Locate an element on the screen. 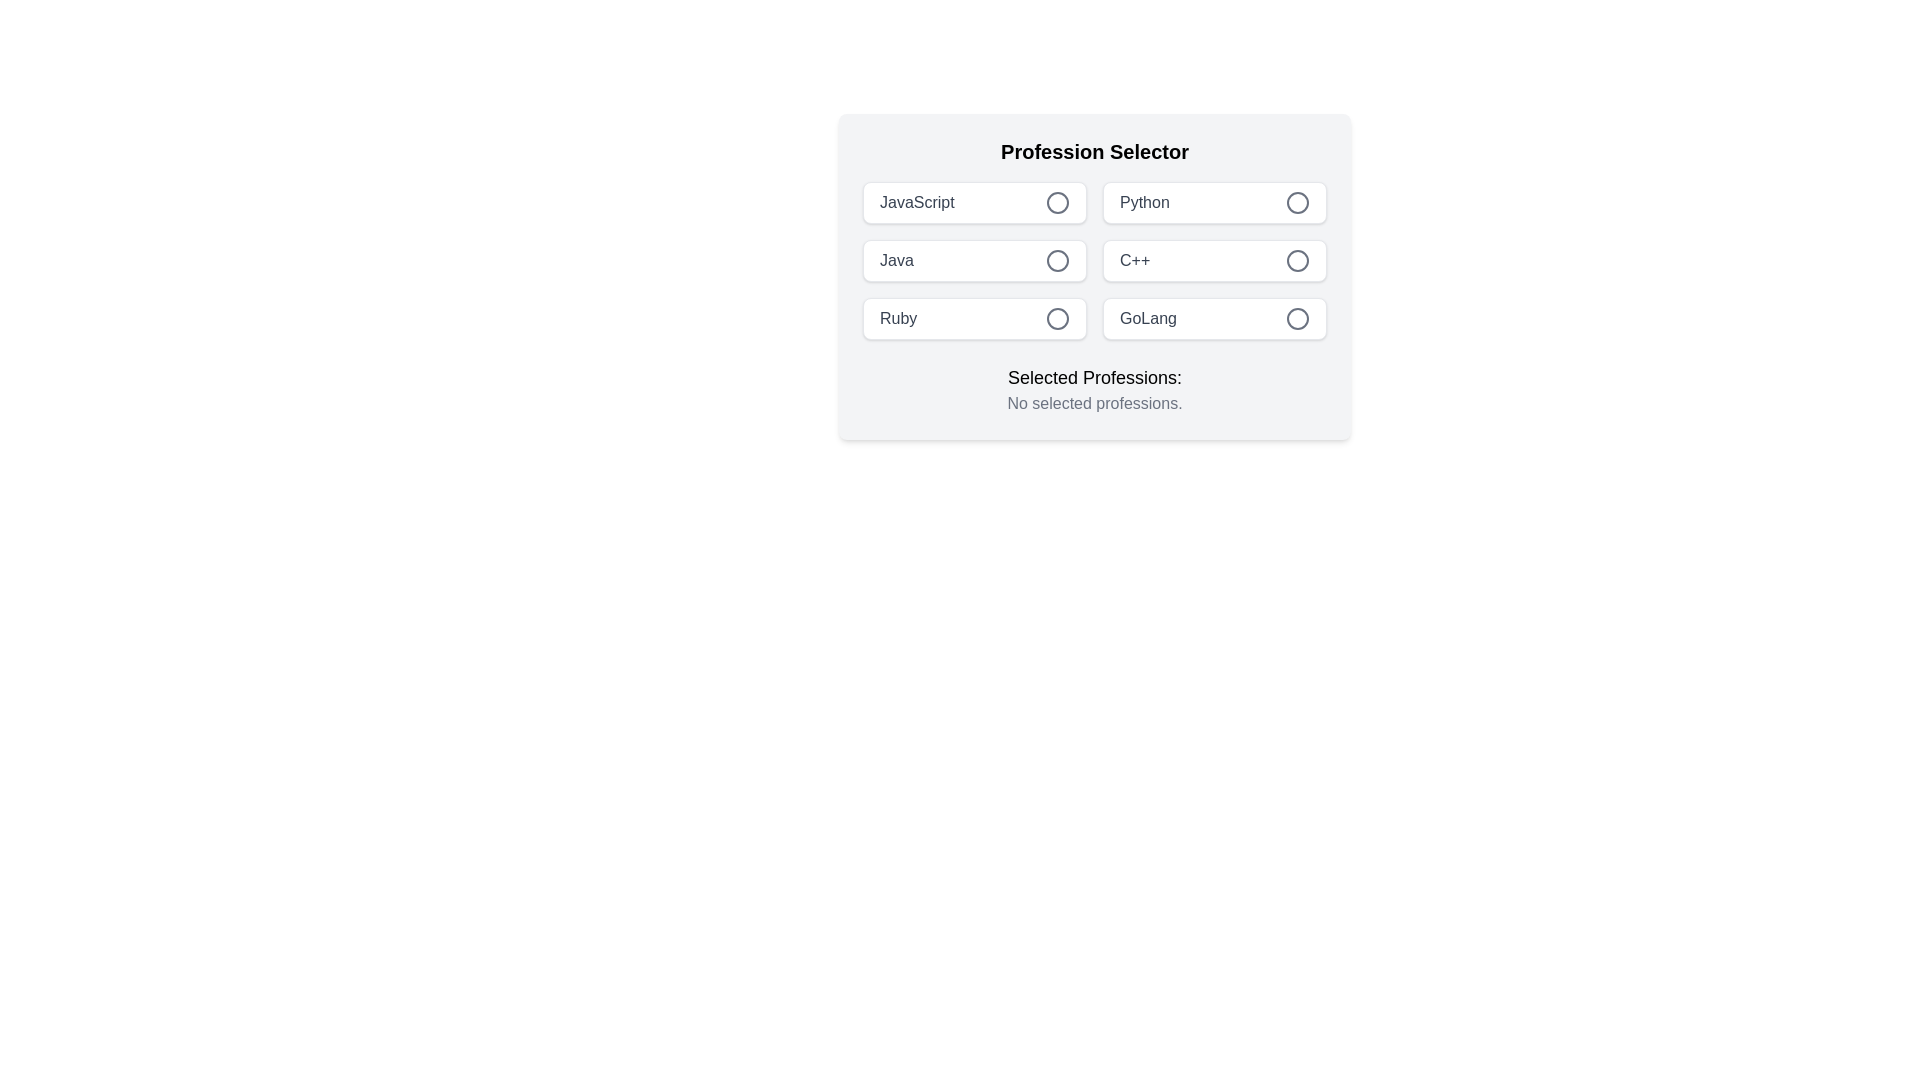 Image resolution: width=1920 pixels, height=1080 pixels. the radio button styled with a light gray outline is located at coordinates (1297, 260).